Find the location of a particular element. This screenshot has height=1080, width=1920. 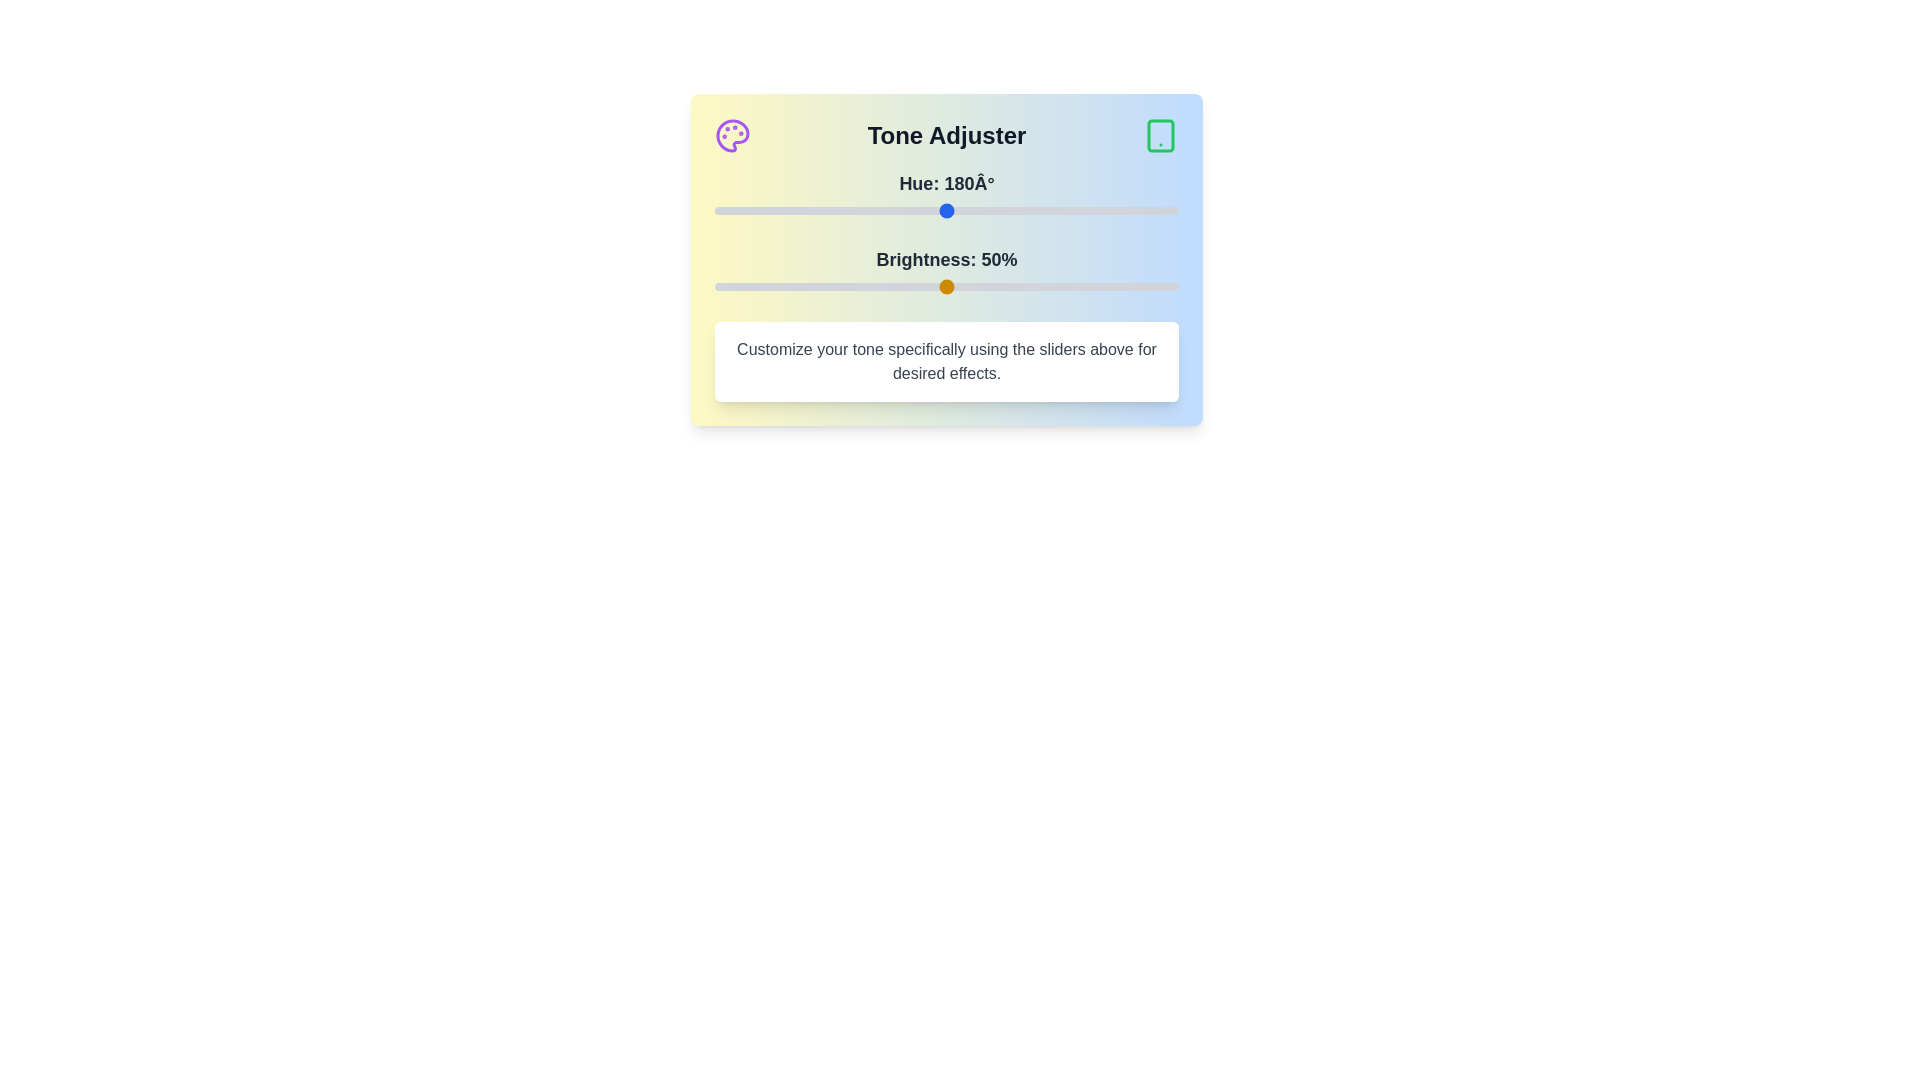

the hue slider to set the hue to 185 degrees is located at coordinates (952, 211).